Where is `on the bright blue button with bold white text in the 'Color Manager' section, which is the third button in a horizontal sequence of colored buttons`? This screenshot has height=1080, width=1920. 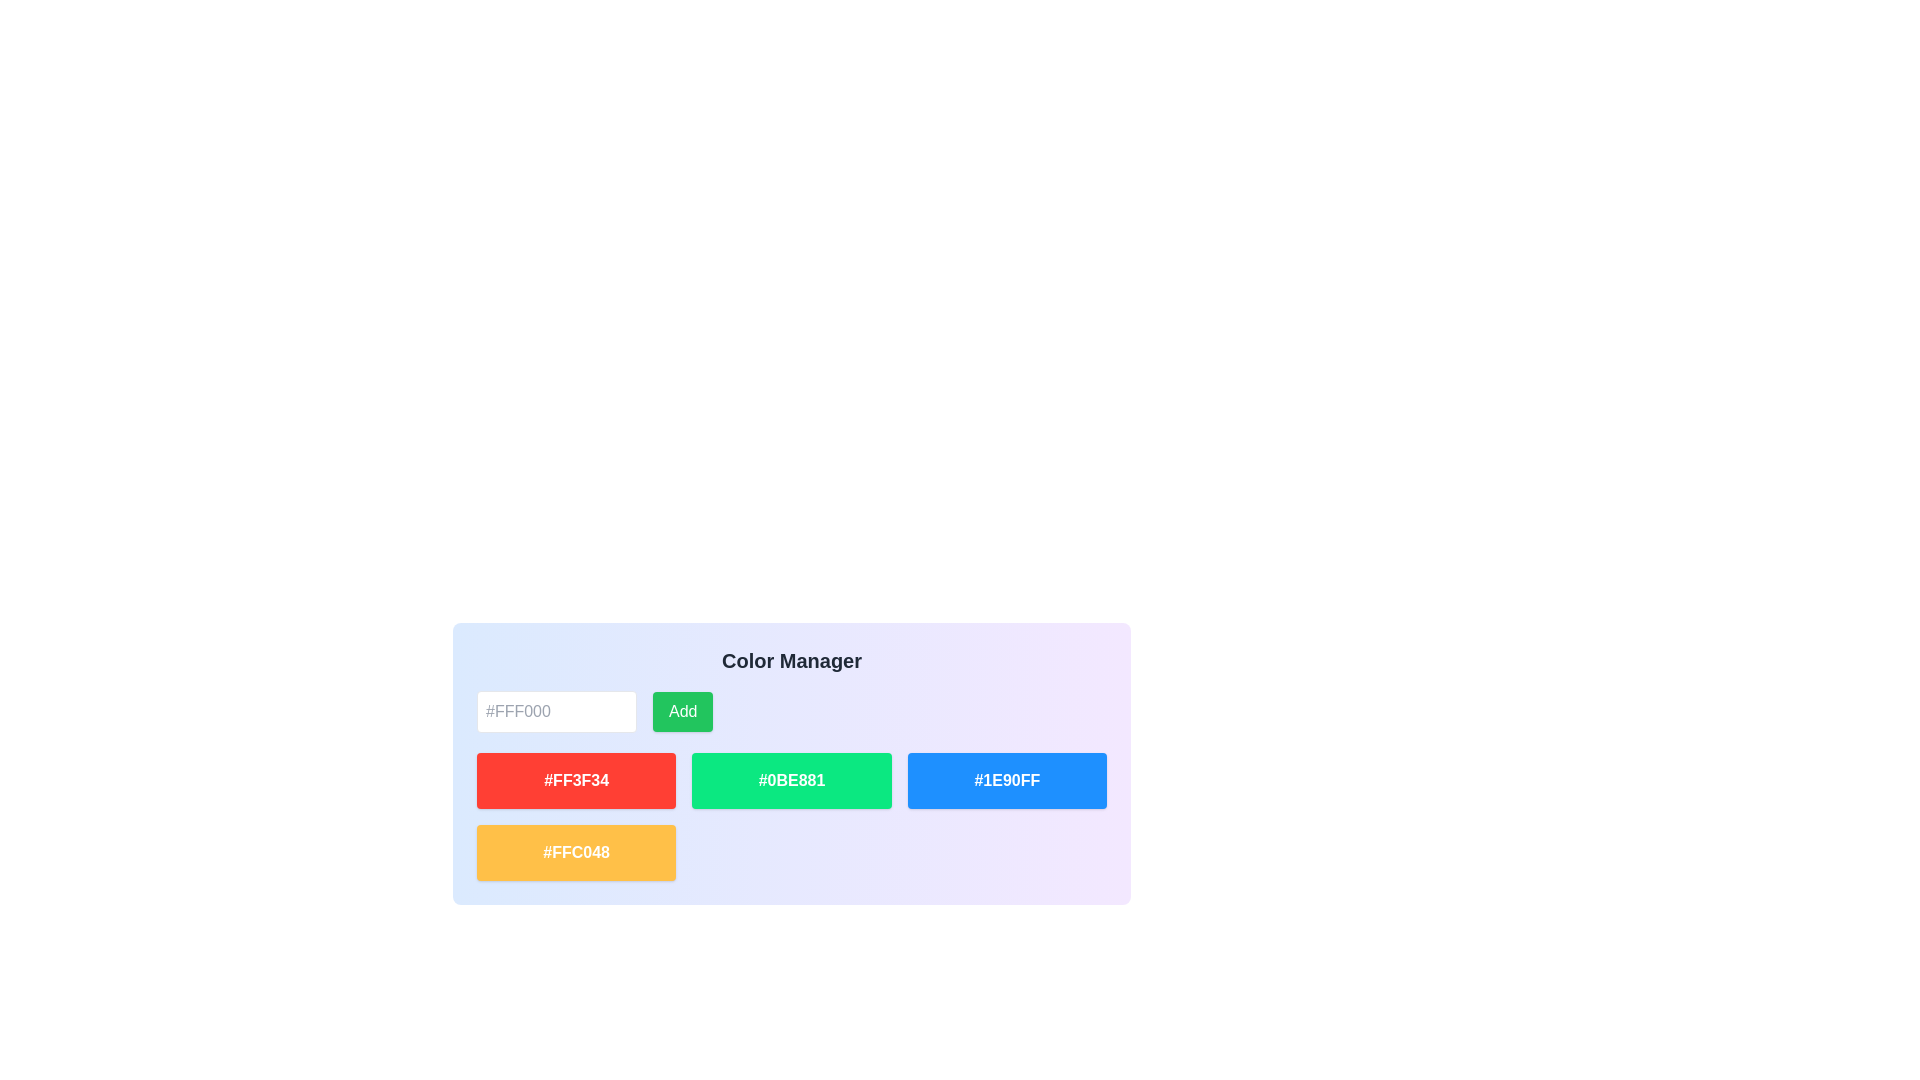 on the bright blue button with bold white text in the 'Color Manager' section, which is the third button in a horizontal sequence of colored buttons is located at coordinates (1007, 779).